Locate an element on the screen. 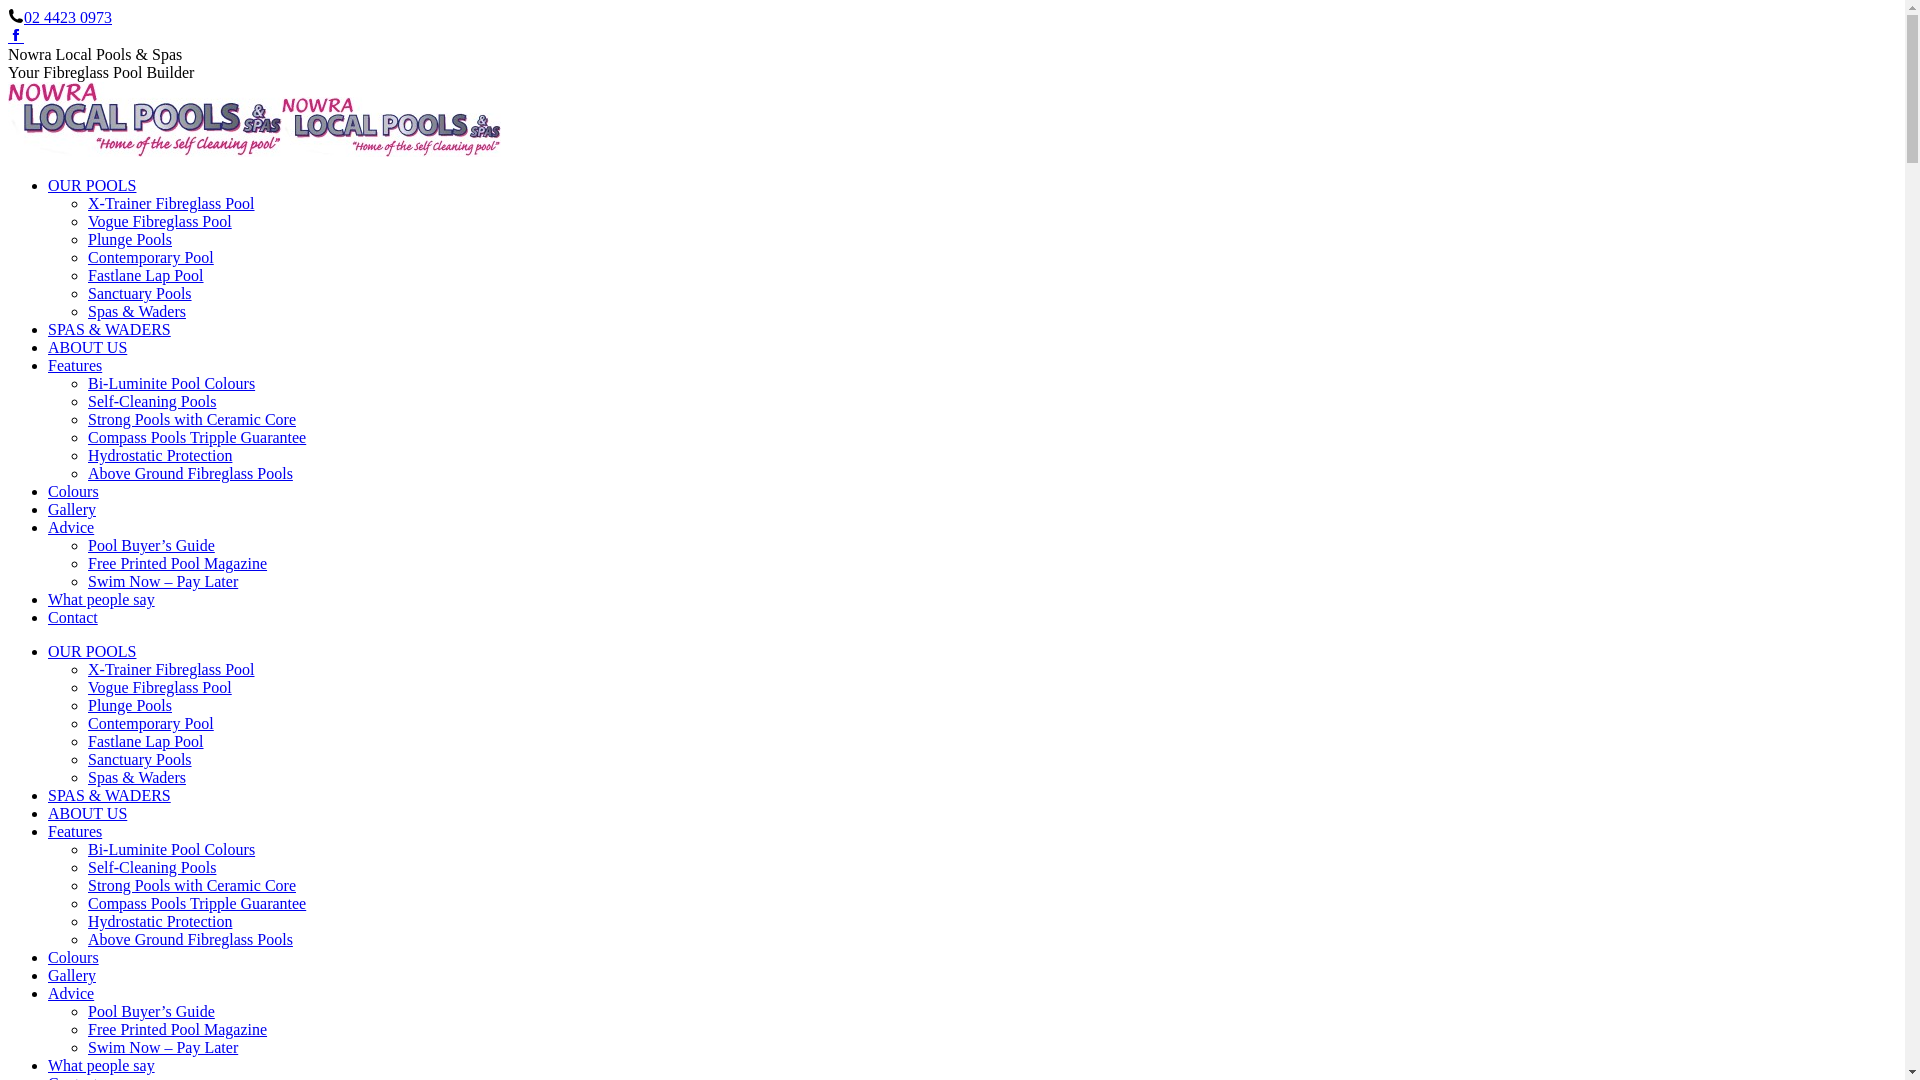 The image size is (1920, 1080). 'Spas & Waders' is located at coordinates (136, 311).